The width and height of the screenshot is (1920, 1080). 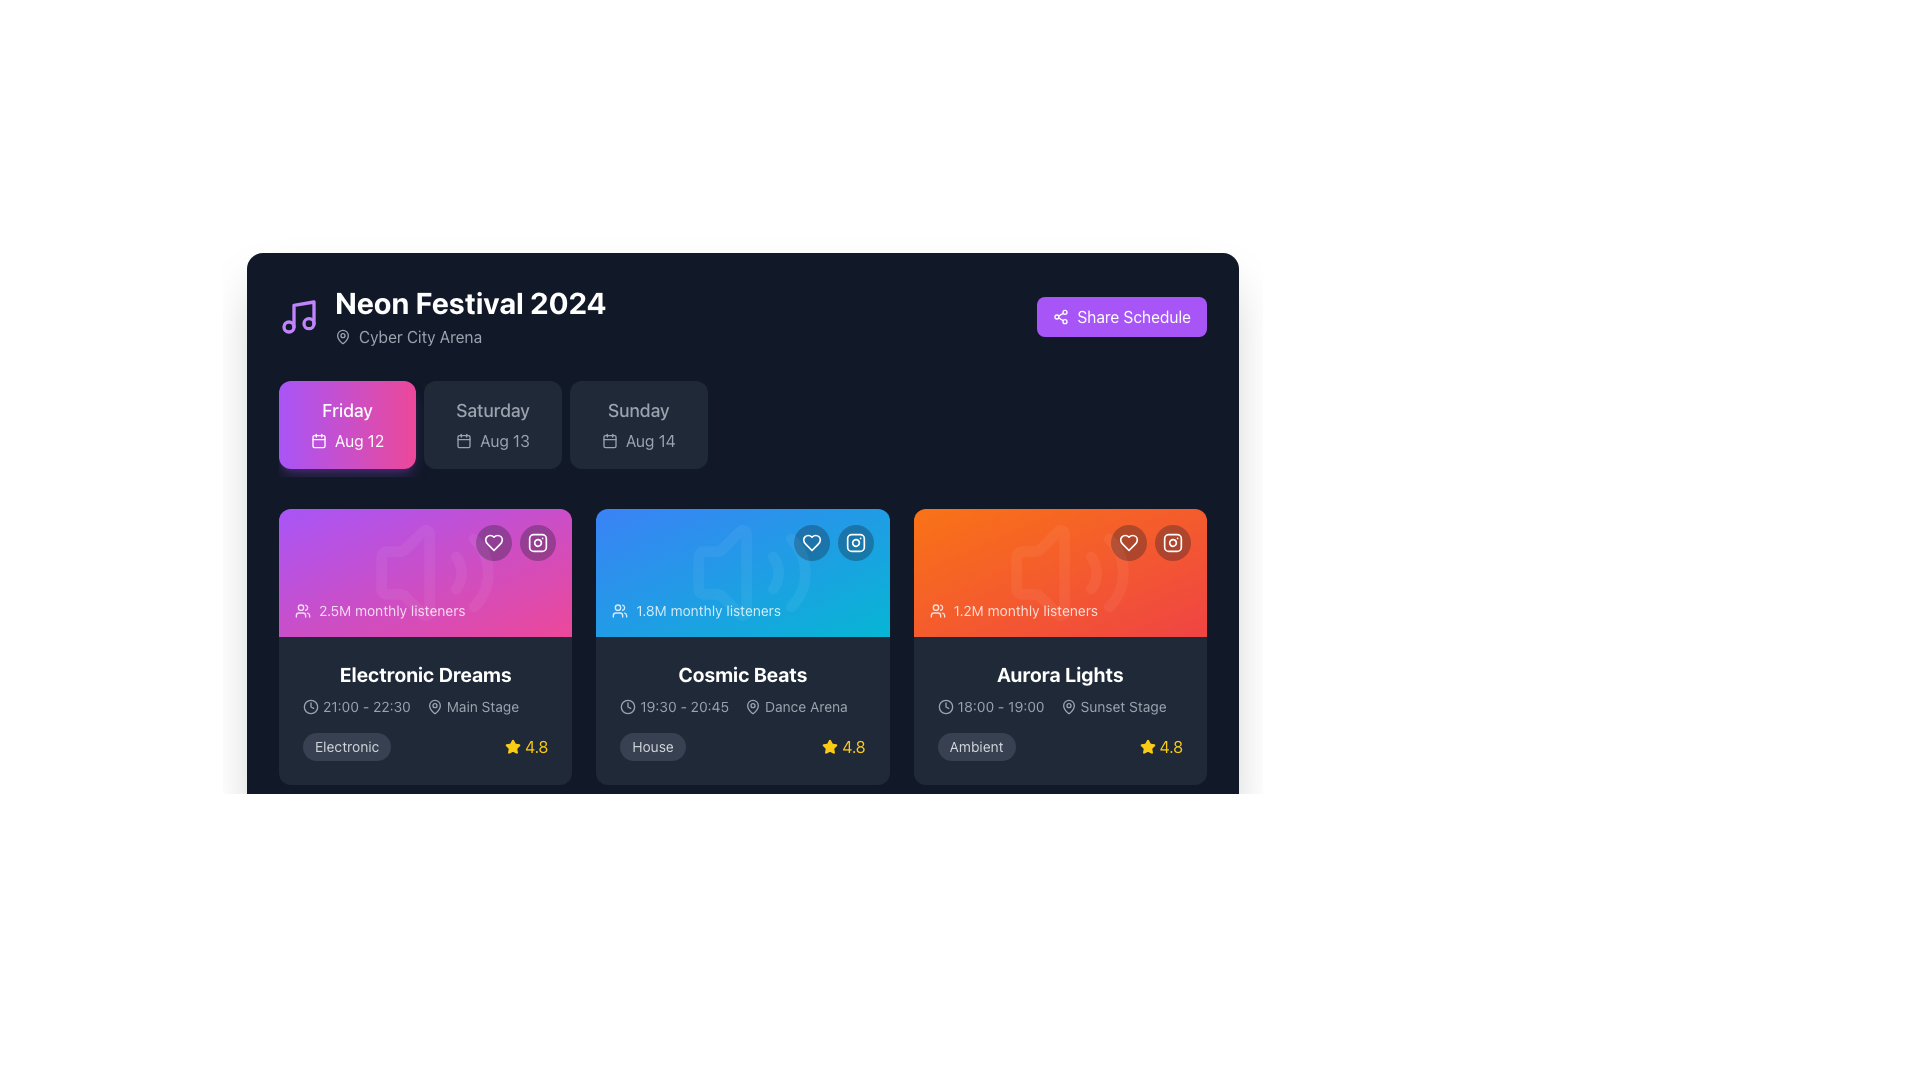 I want to click on the network sharing icon located within the 'Share Schedule' button, positioned to the left of the text label, so click(x=1060, y=315).